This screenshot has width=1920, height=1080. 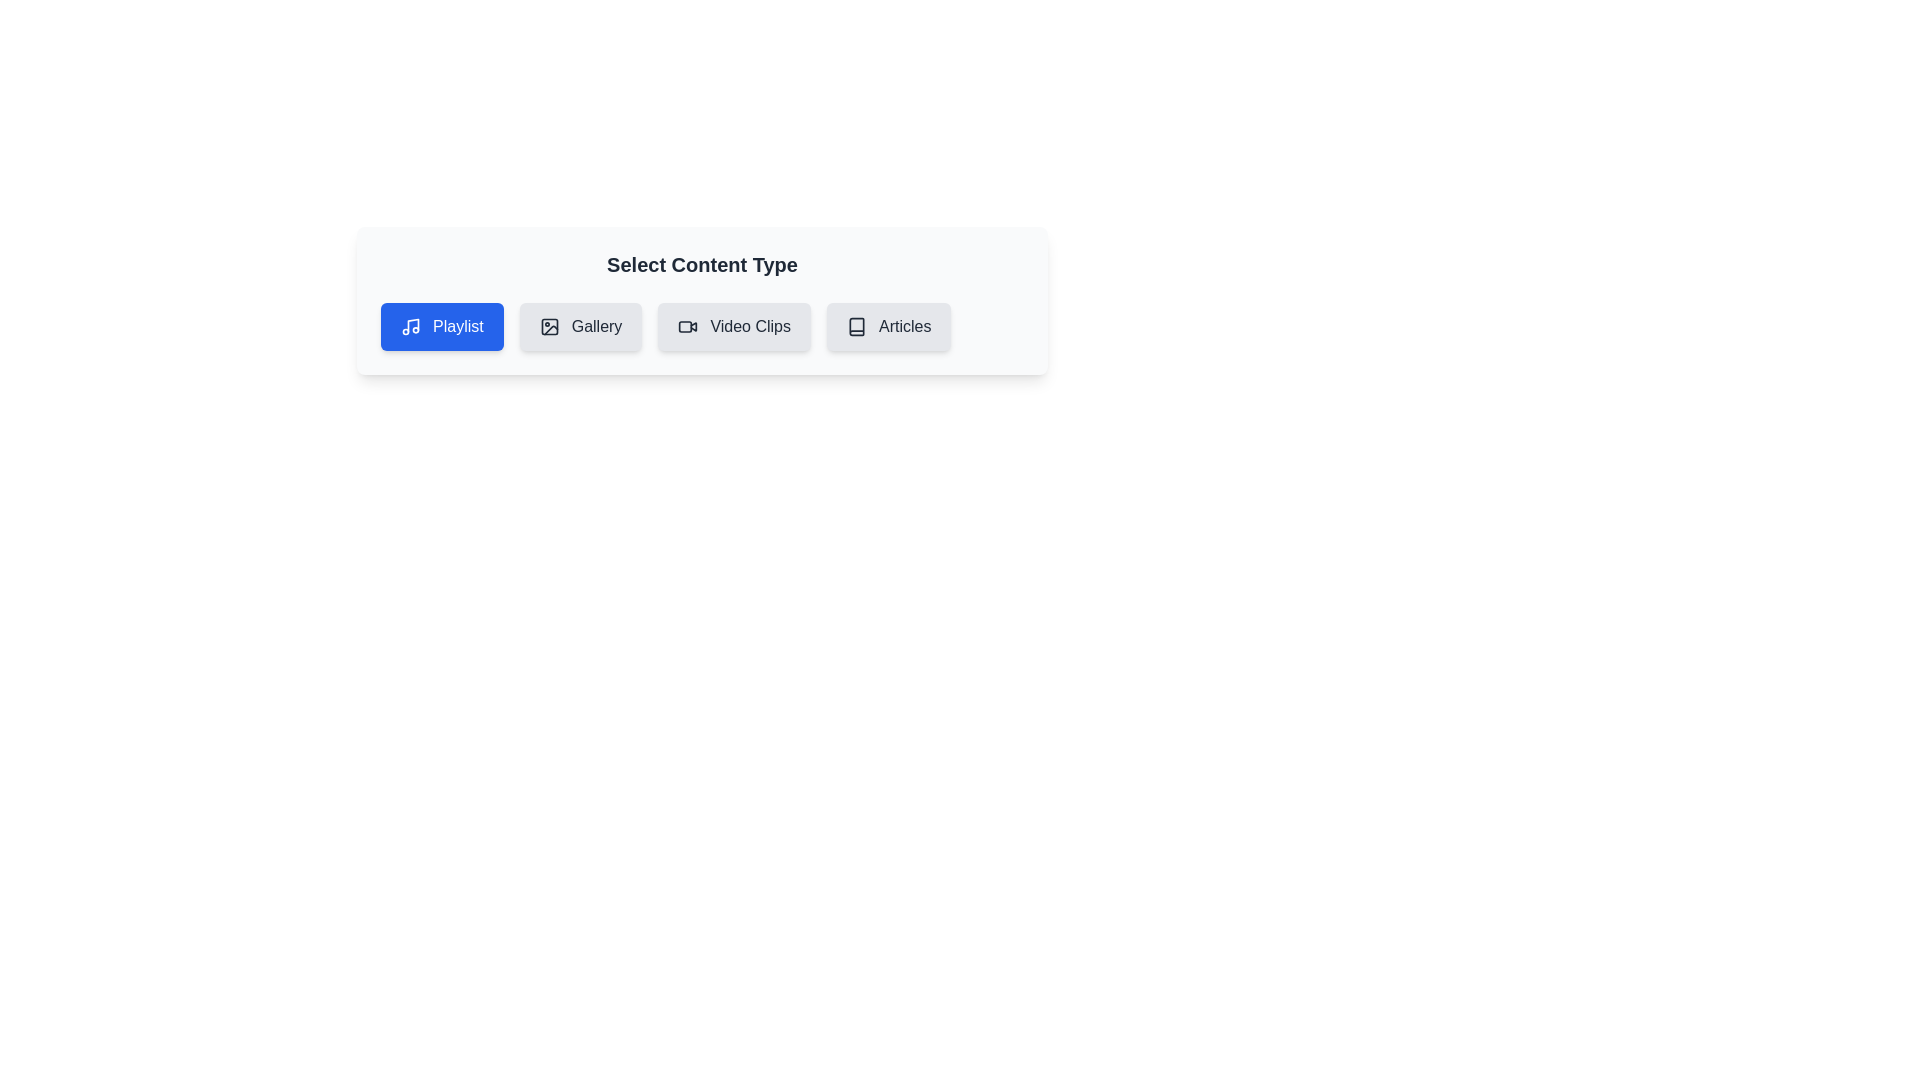 I want to click on the chip labeled 'Gallery' to observe its hover effect, so click(x=579, y=326).